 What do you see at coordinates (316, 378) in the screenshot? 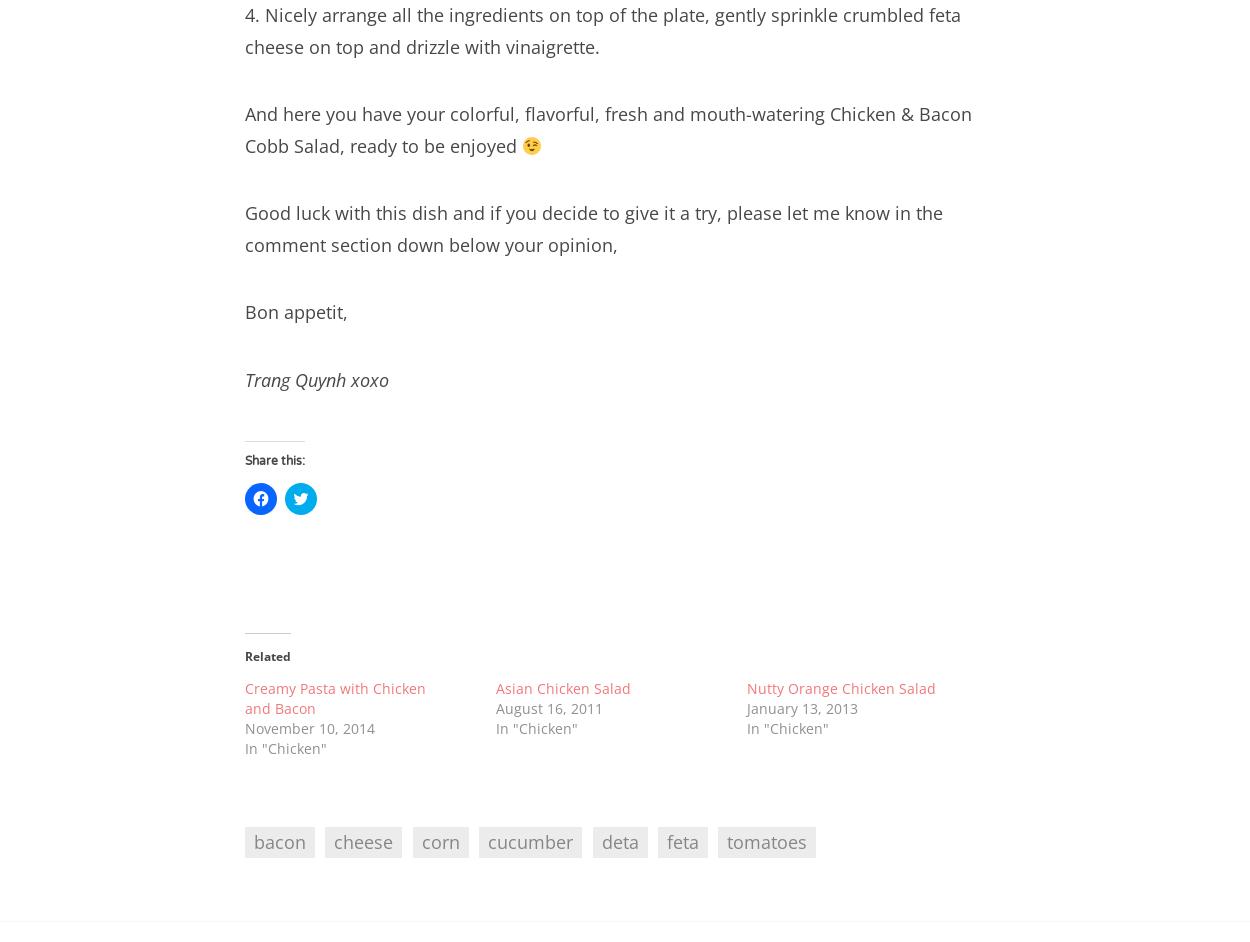
I see `'Trang Quynh xoxo'` at bounding box center [316, 378].